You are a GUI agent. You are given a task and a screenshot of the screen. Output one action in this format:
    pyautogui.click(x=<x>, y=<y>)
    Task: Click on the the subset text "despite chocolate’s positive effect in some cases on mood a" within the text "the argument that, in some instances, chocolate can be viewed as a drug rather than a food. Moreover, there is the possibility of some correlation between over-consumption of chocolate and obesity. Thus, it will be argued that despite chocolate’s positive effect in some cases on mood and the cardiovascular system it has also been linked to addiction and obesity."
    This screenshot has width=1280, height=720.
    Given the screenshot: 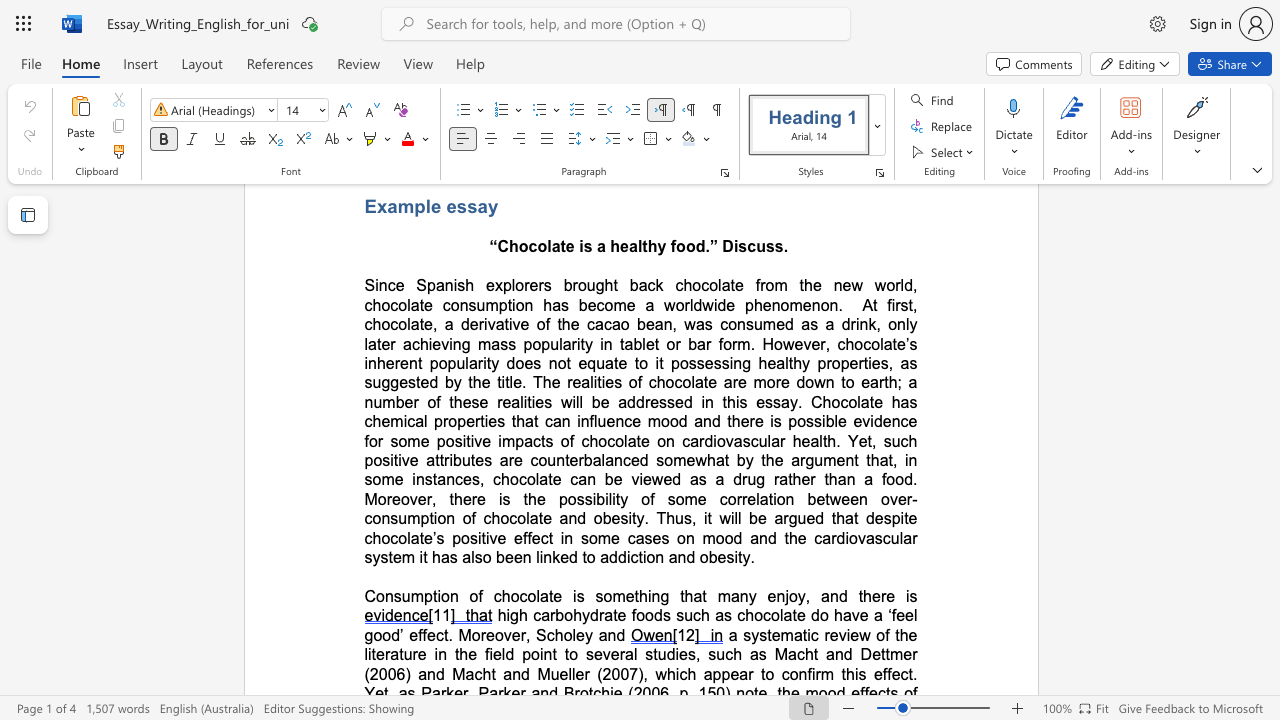 What is the action you would take?
    pyautogui.click(x=865, y=517)
    